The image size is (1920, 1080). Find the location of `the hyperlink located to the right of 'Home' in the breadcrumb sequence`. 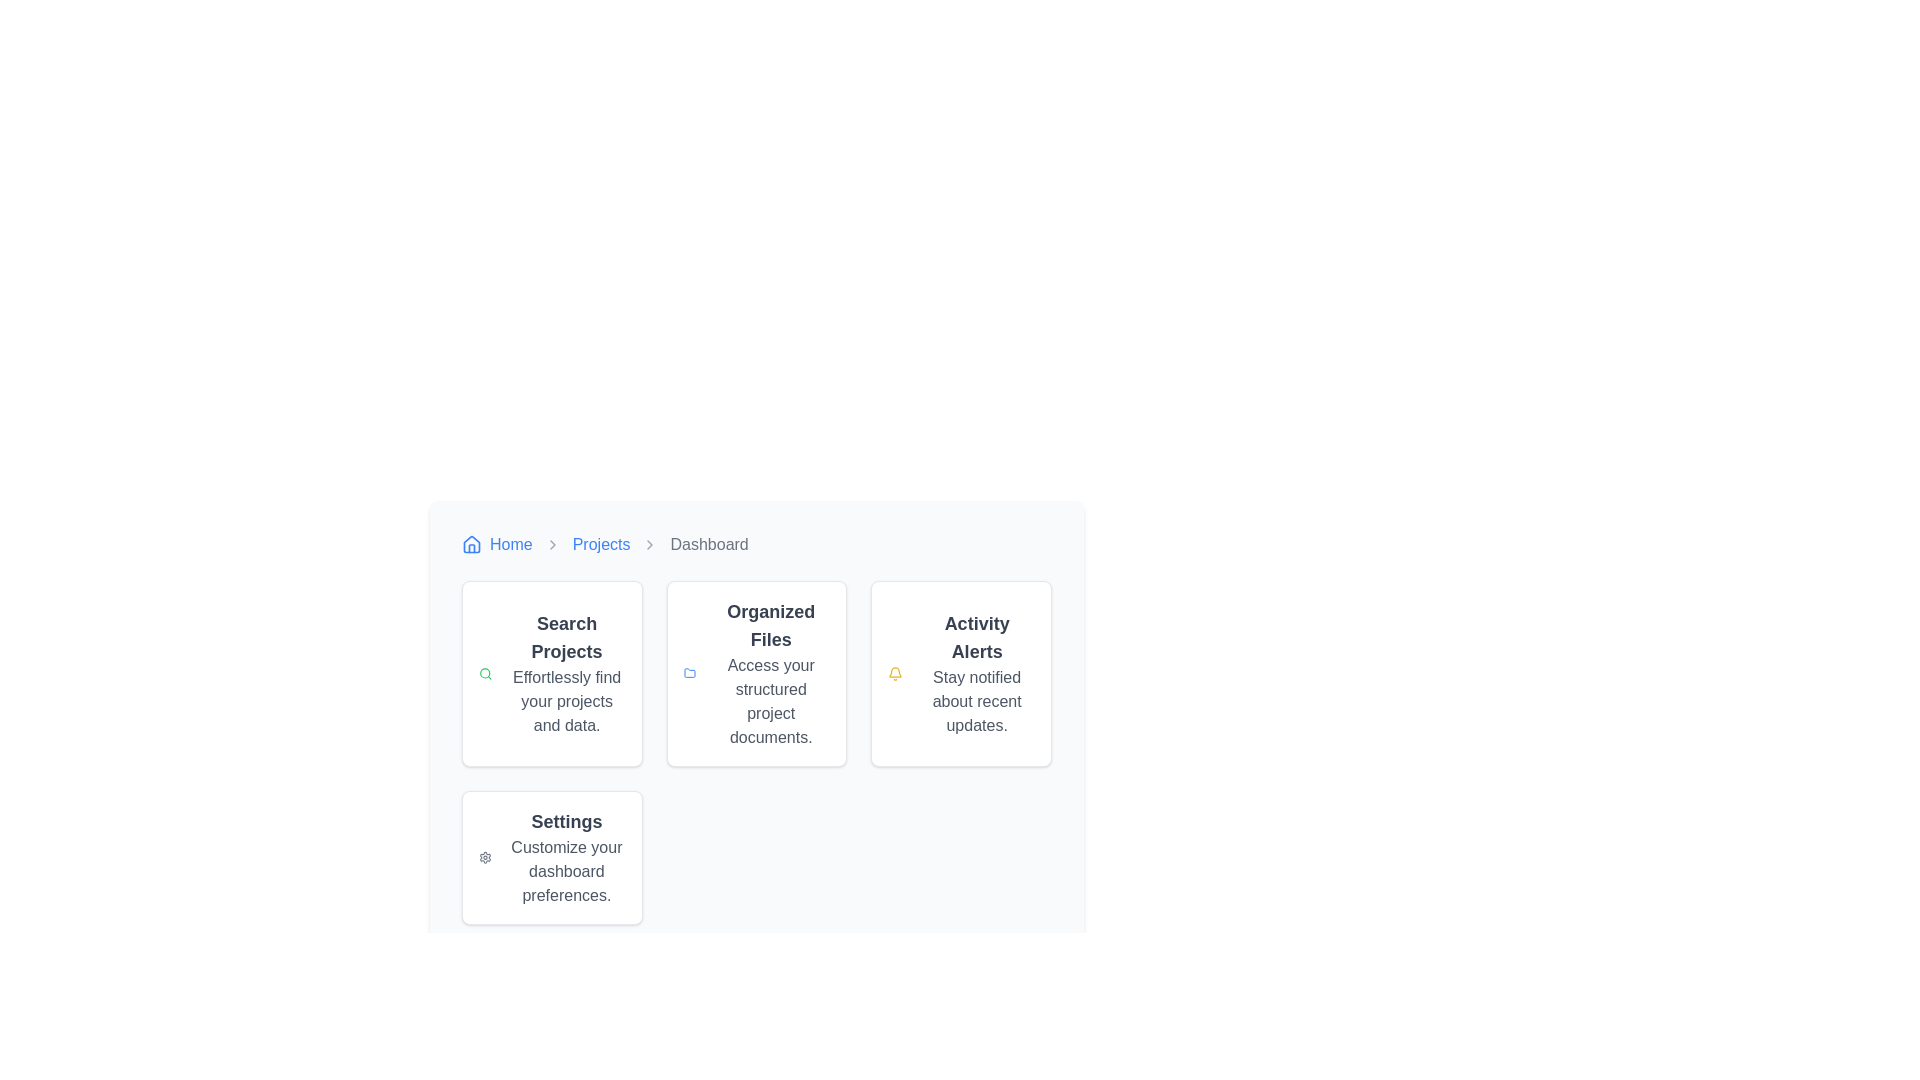

the hyperlink located to the right of 'Home' in the breadcrumb sequence is located at coordinates (600, 544).